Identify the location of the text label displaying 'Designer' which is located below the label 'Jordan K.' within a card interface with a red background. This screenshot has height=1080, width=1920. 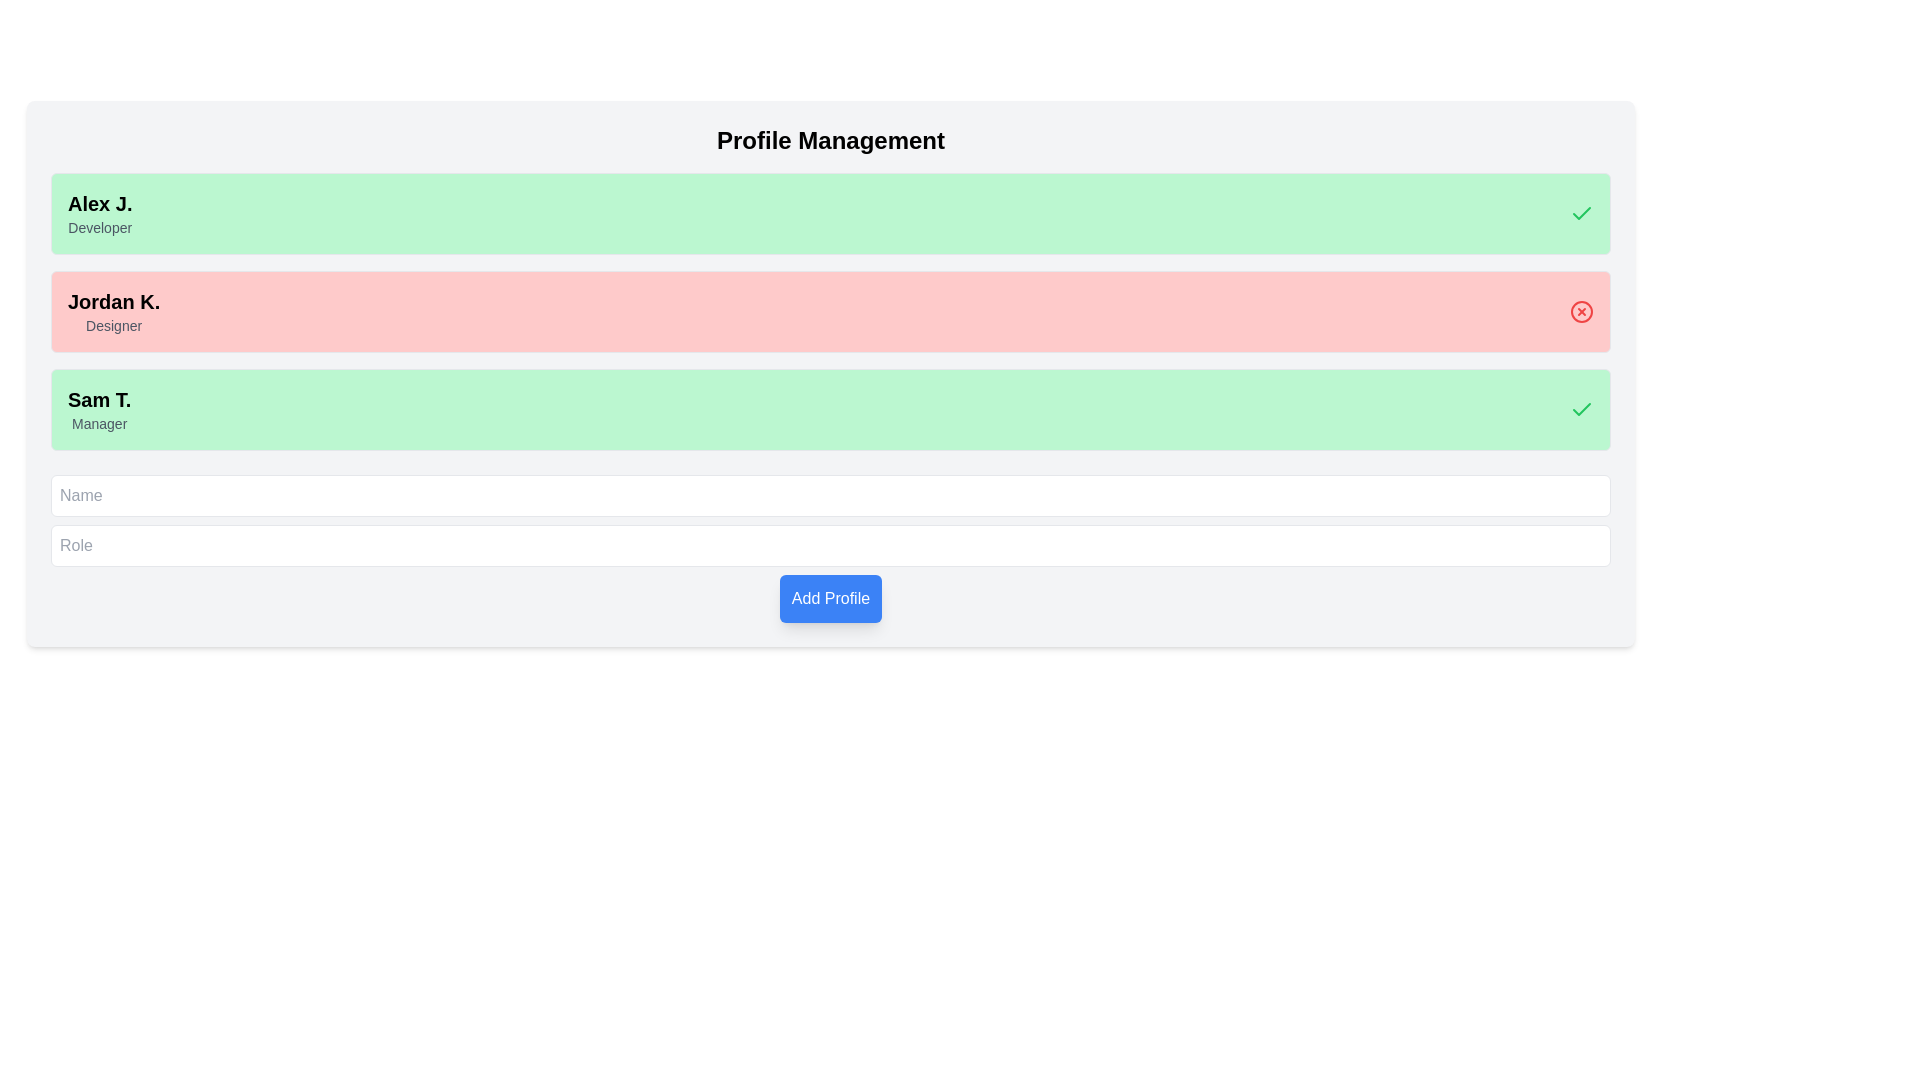
(113, 325).